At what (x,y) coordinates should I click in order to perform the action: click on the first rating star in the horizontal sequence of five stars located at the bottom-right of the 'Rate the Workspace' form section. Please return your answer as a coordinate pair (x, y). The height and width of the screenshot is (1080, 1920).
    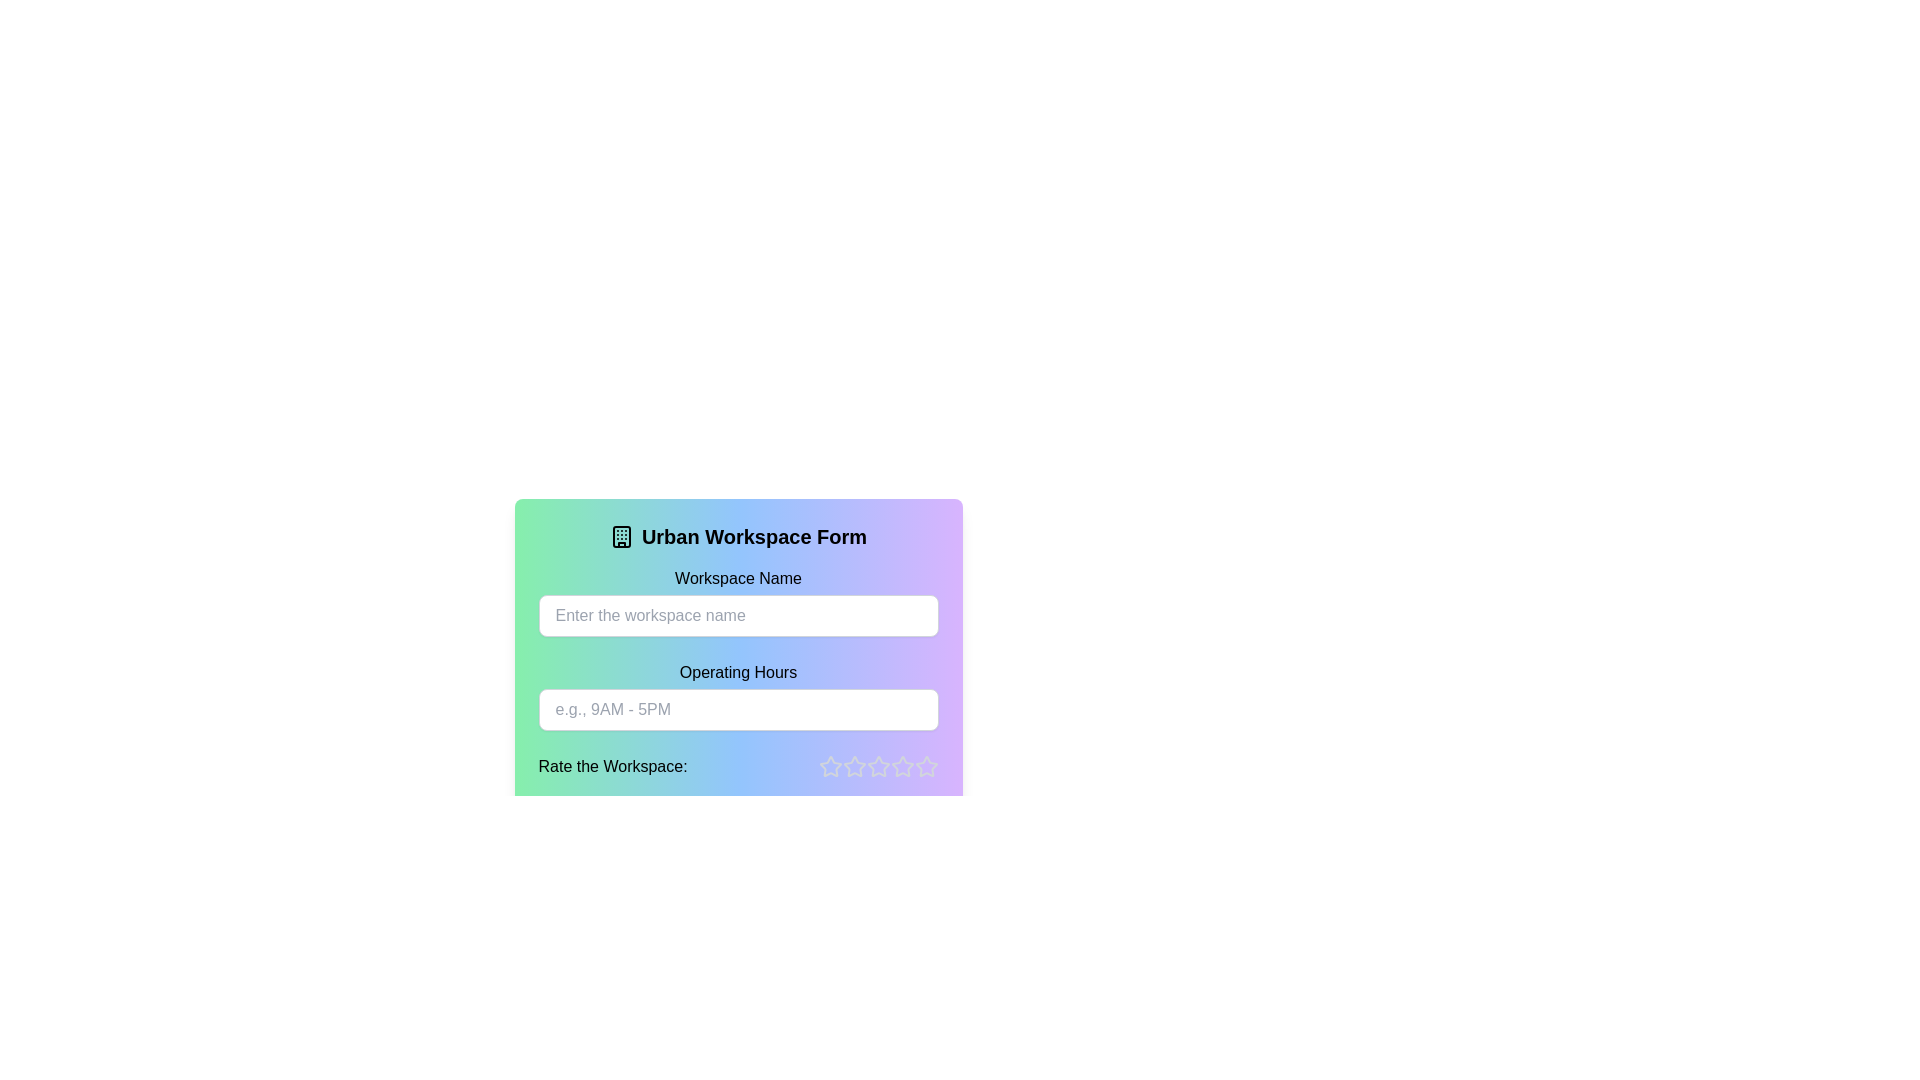
    Looking at the image, I should click on (830, 765).